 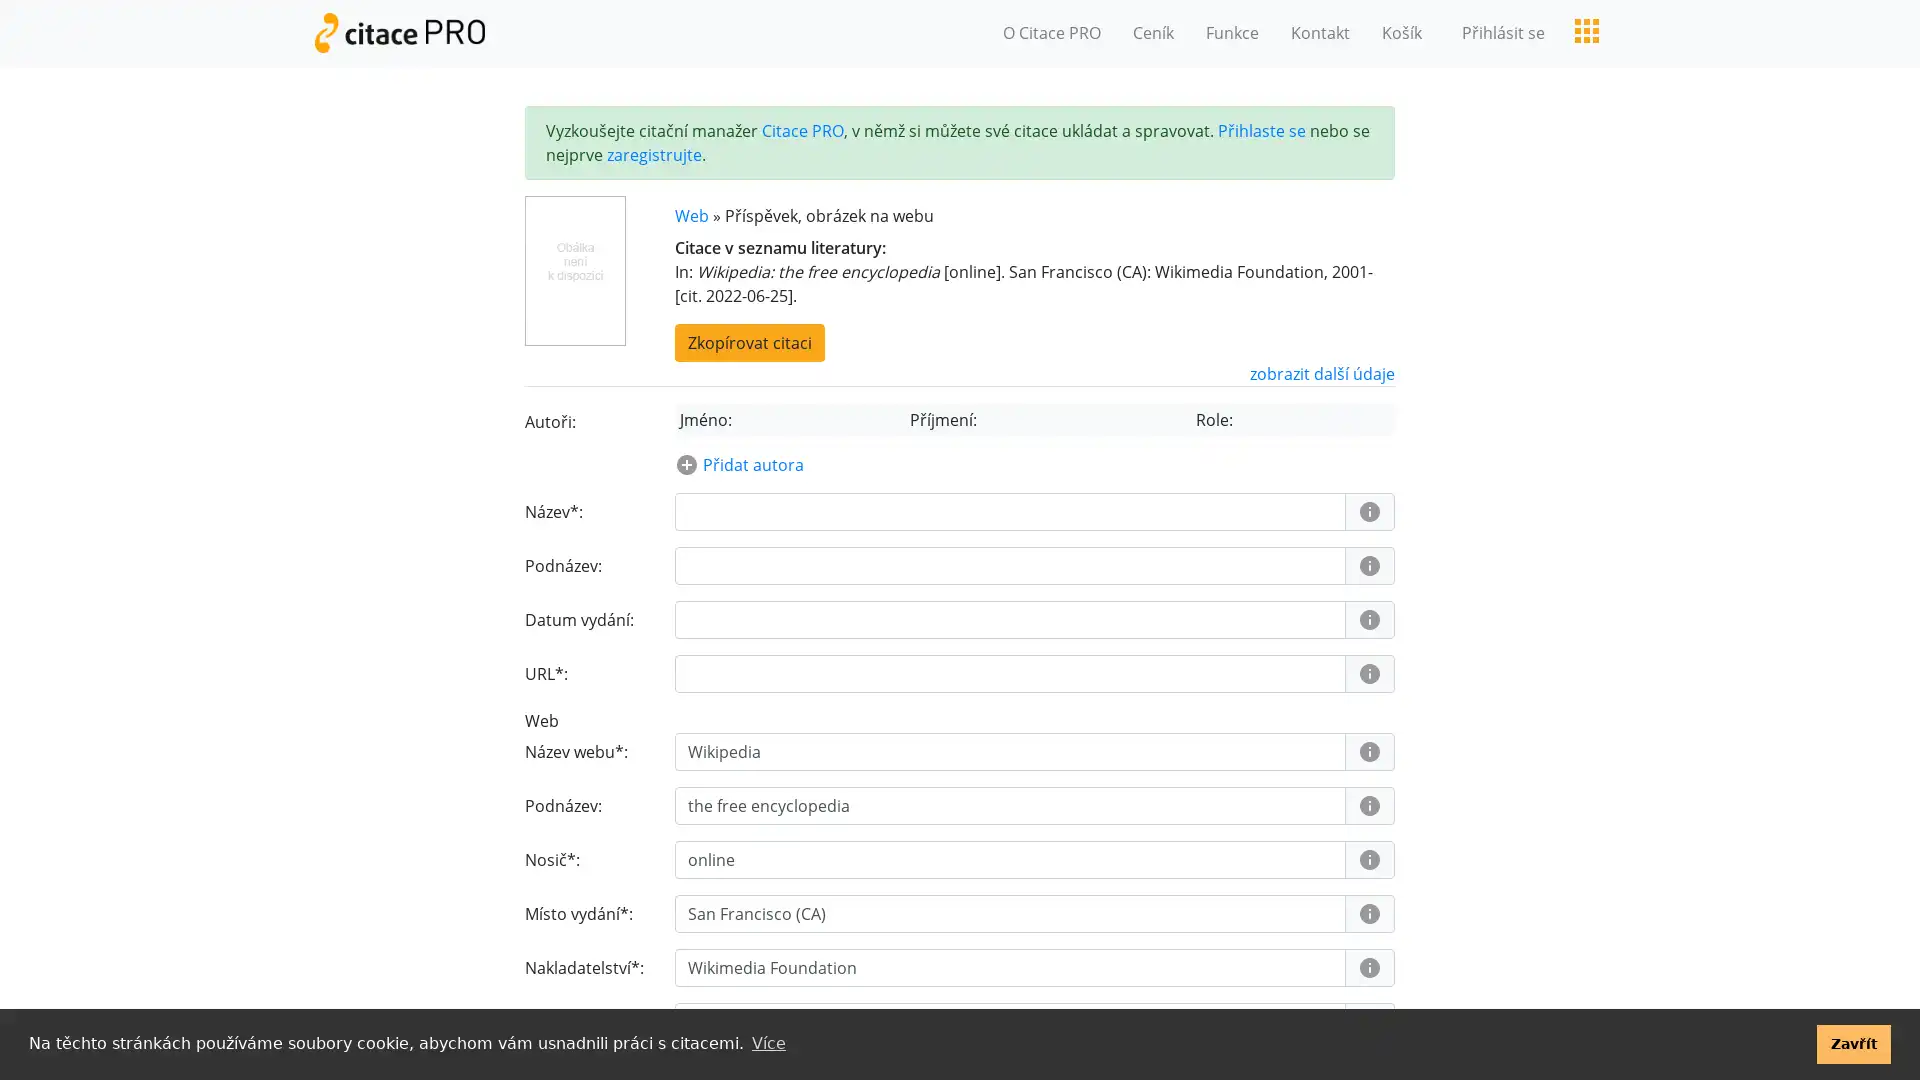 I want to click on learn more about cookies, so click(x=767, y=1043).